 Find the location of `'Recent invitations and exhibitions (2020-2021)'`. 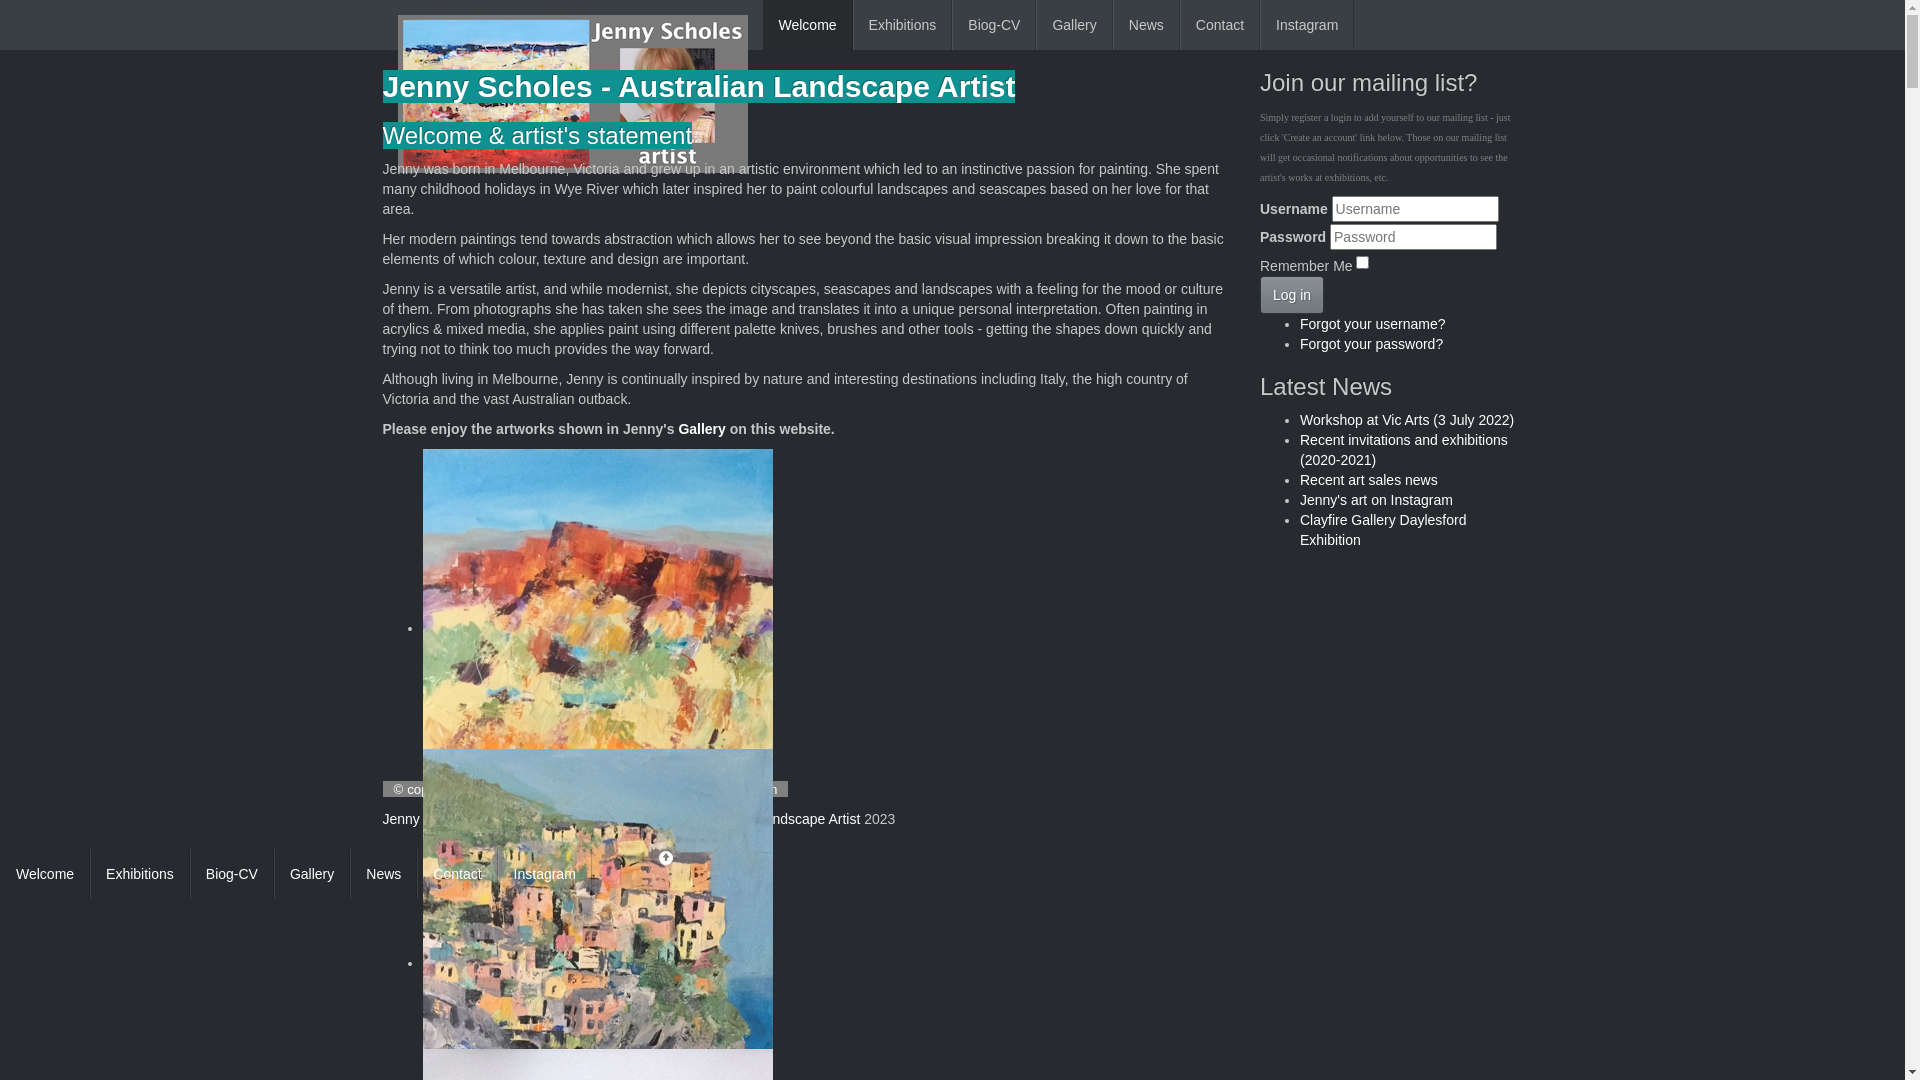

'Recent invitations and exhibitions (2020-2021)' is located at coordinates (1402, 450).